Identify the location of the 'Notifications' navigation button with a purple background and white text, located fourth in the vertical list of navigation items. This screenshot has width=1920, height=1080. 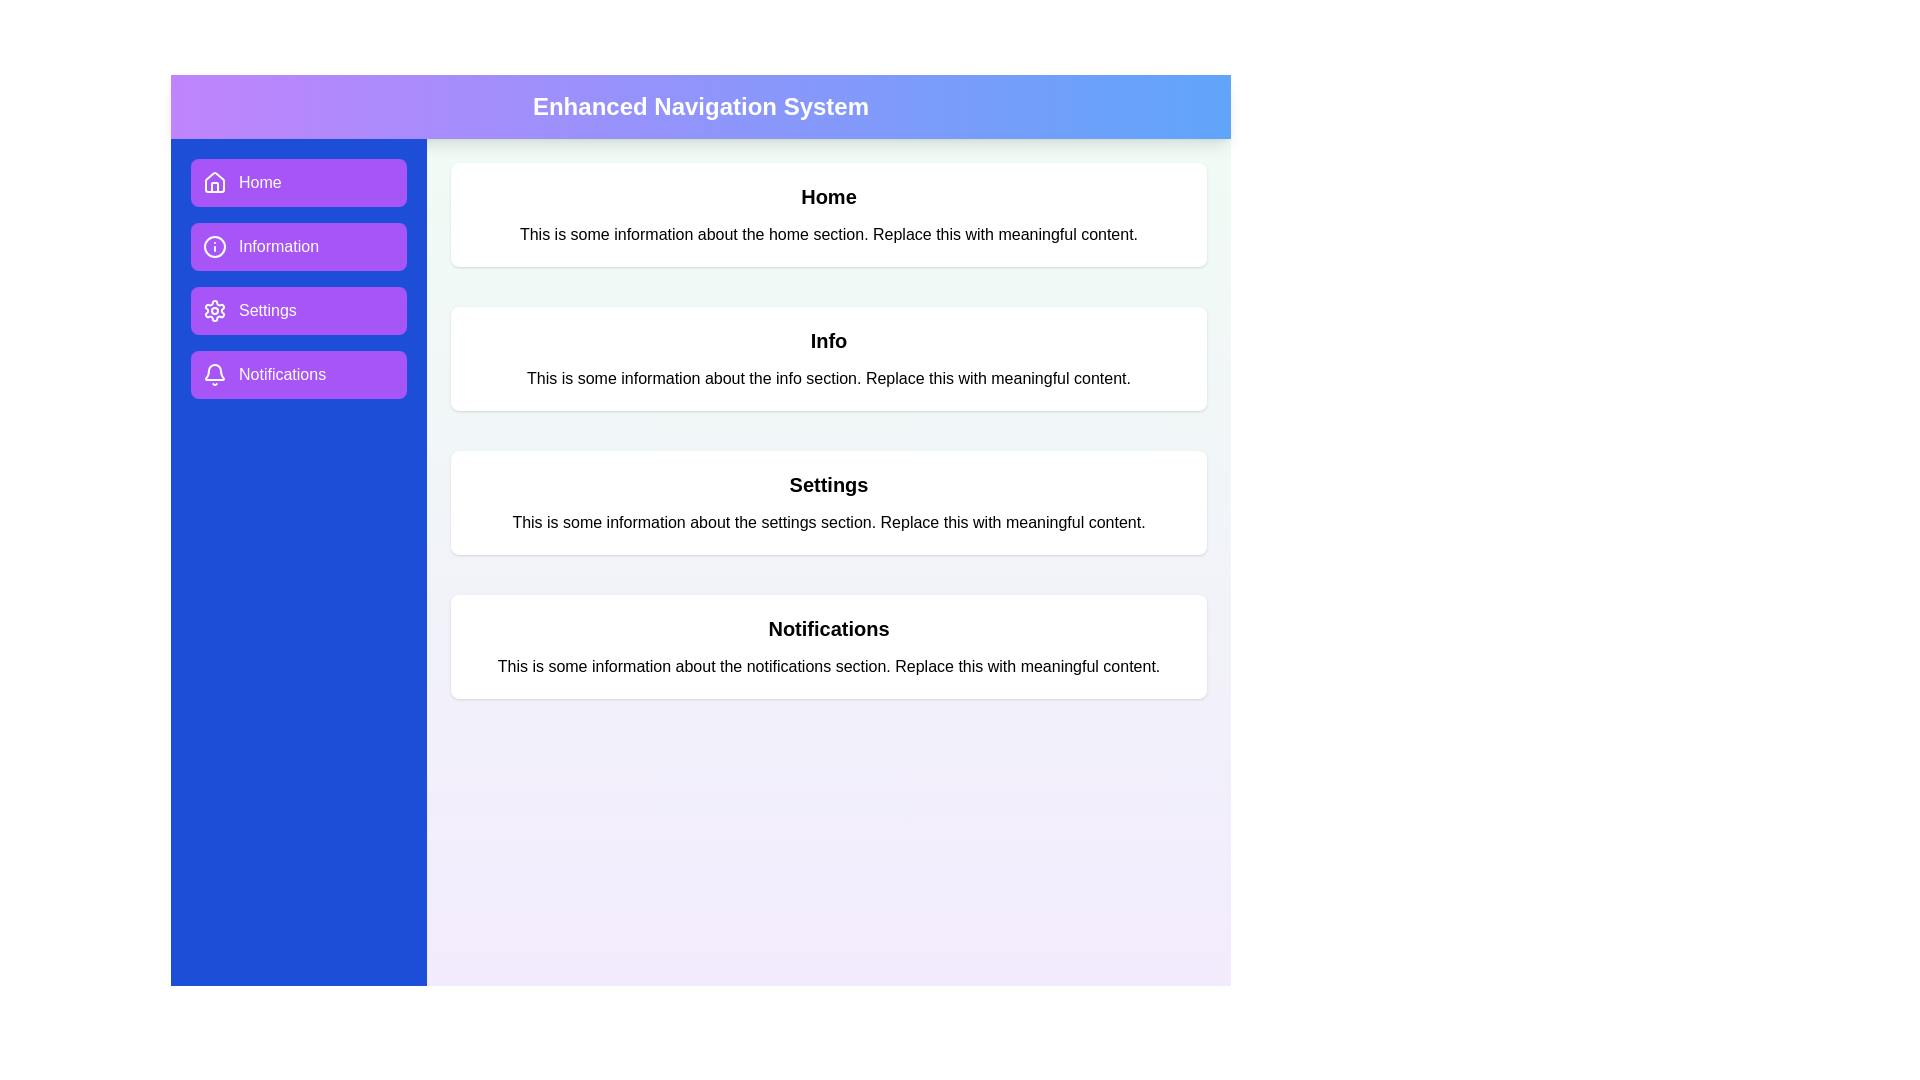
(297, 374).